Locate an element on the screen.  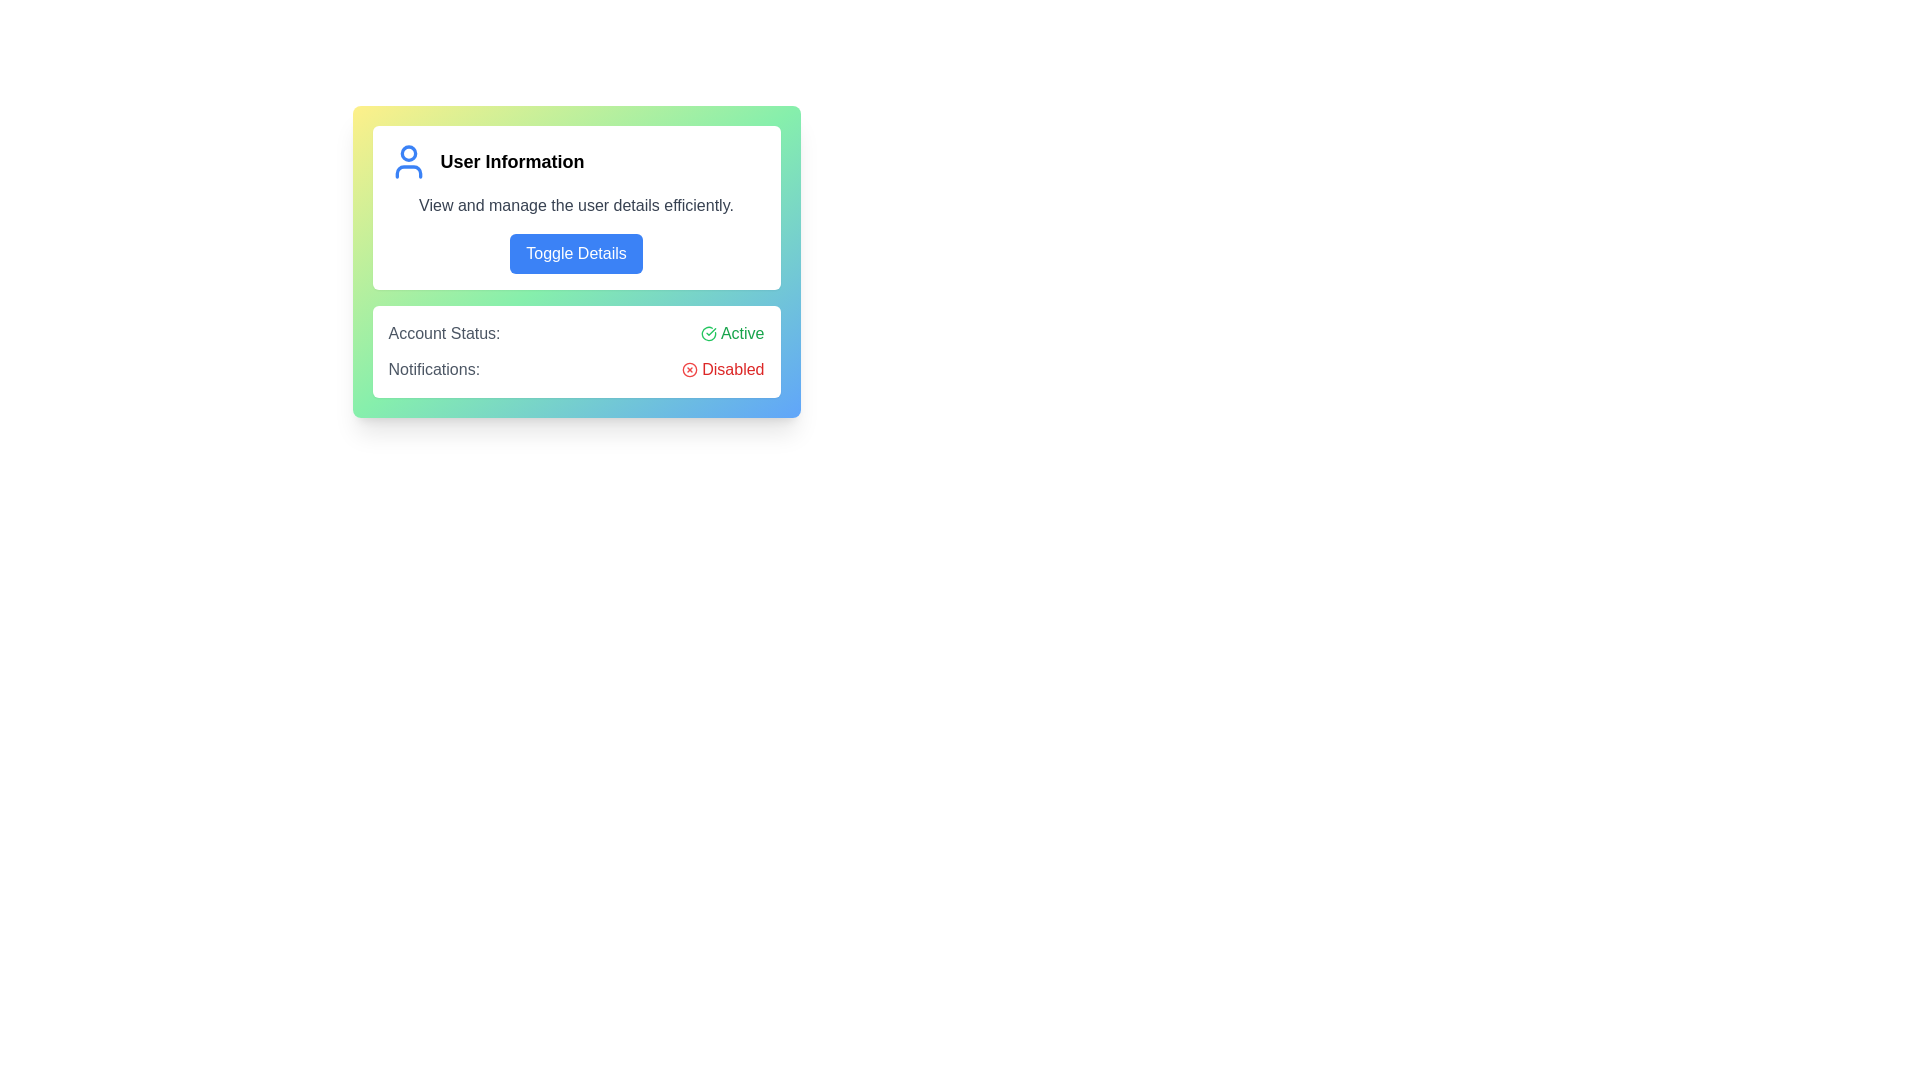
information displayed in the 'User Information' title, which is prominently styled and includes a blue user icon on its left is located at coordinates (575, 161).